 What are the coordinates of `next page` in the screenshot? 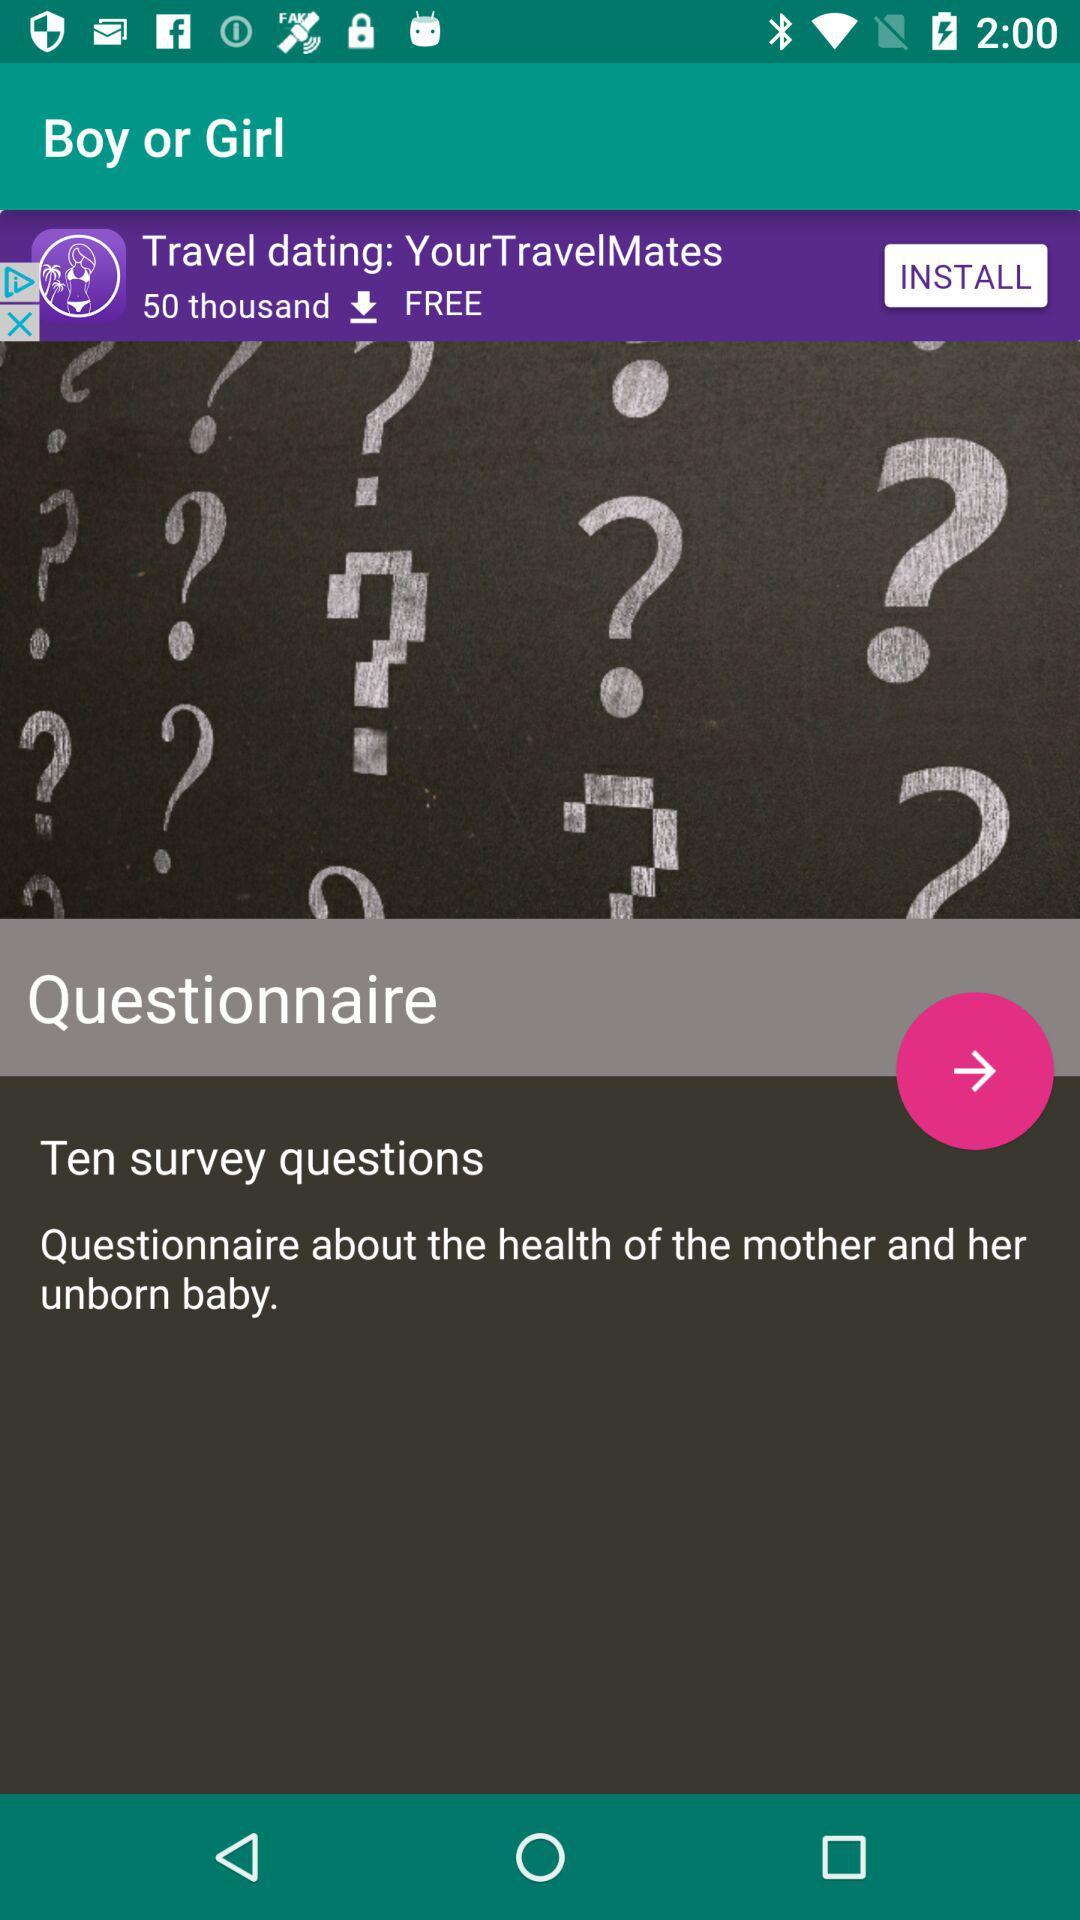 It's located at (974, 1069).